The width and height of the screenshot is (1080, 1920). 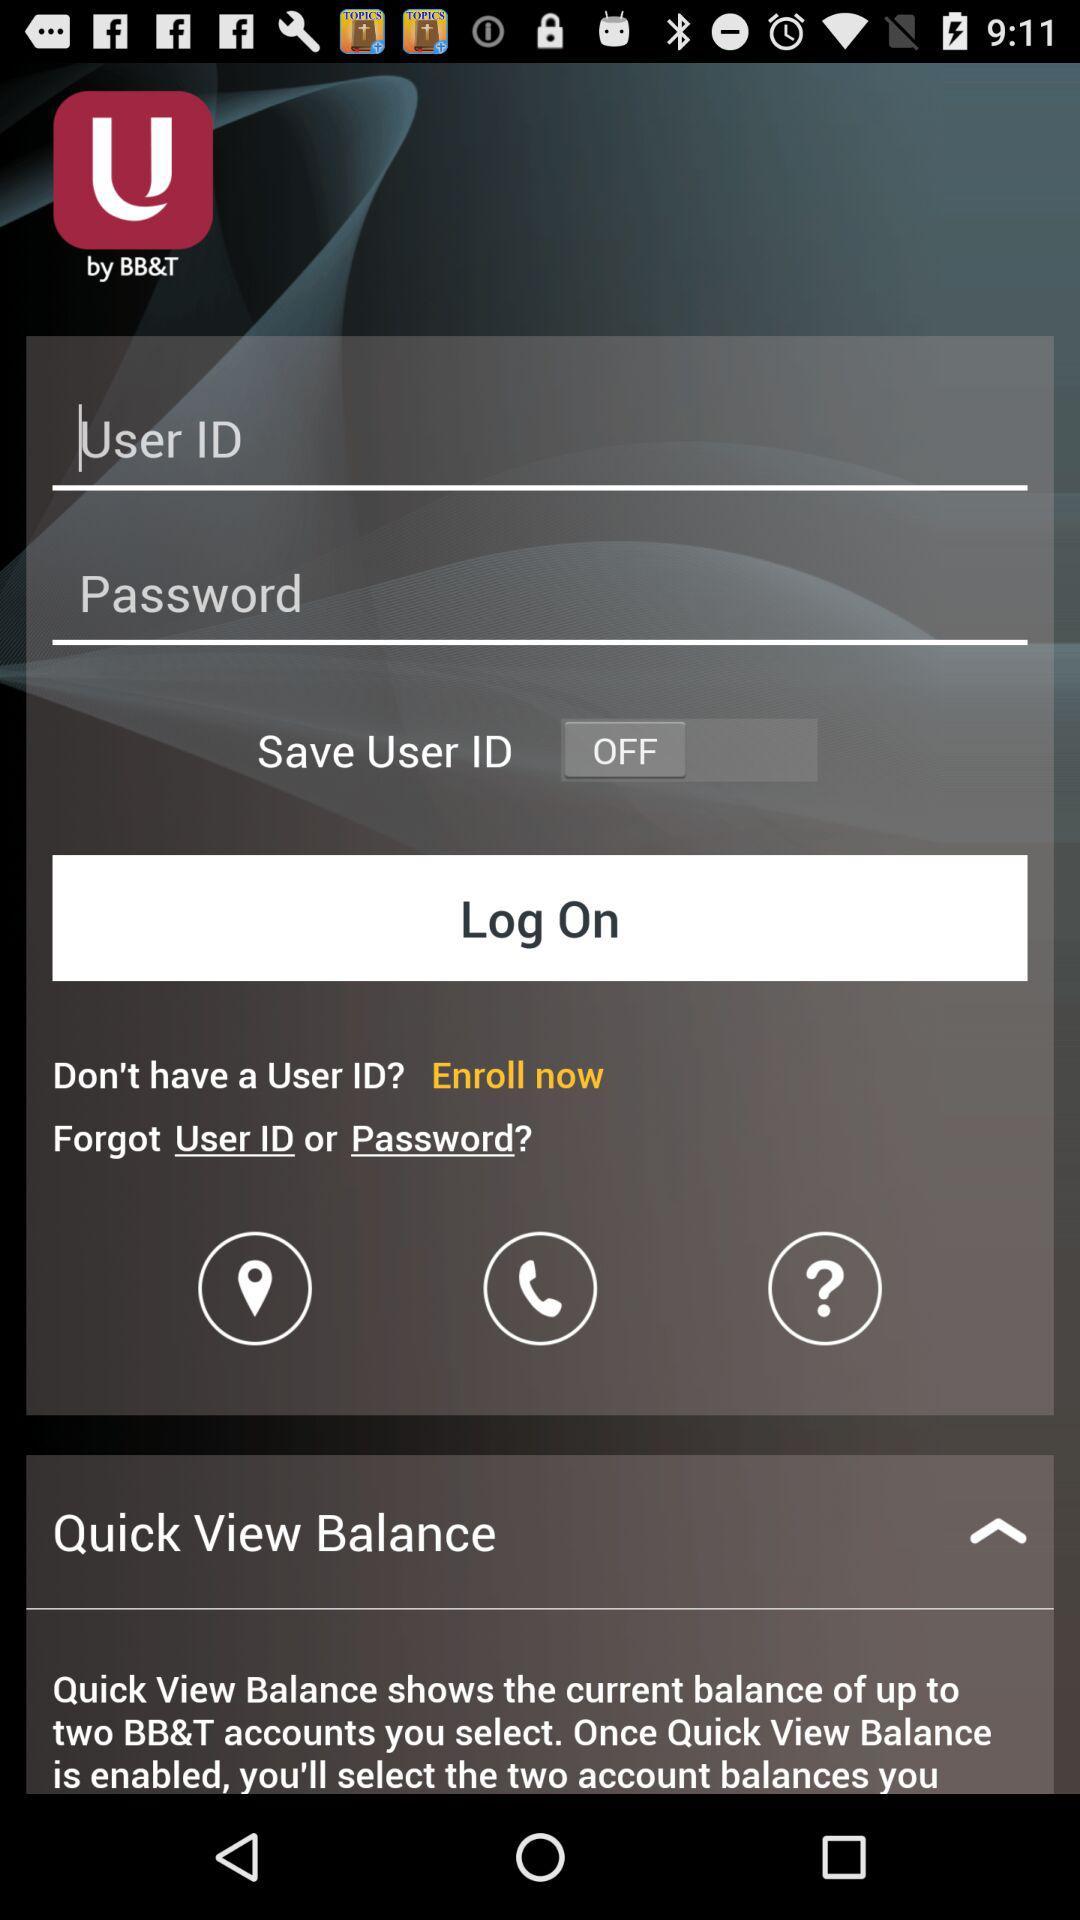 What do you see at coordinates (540, 598) in the screenshot?
I see `password` at bounding box center [540, 598].